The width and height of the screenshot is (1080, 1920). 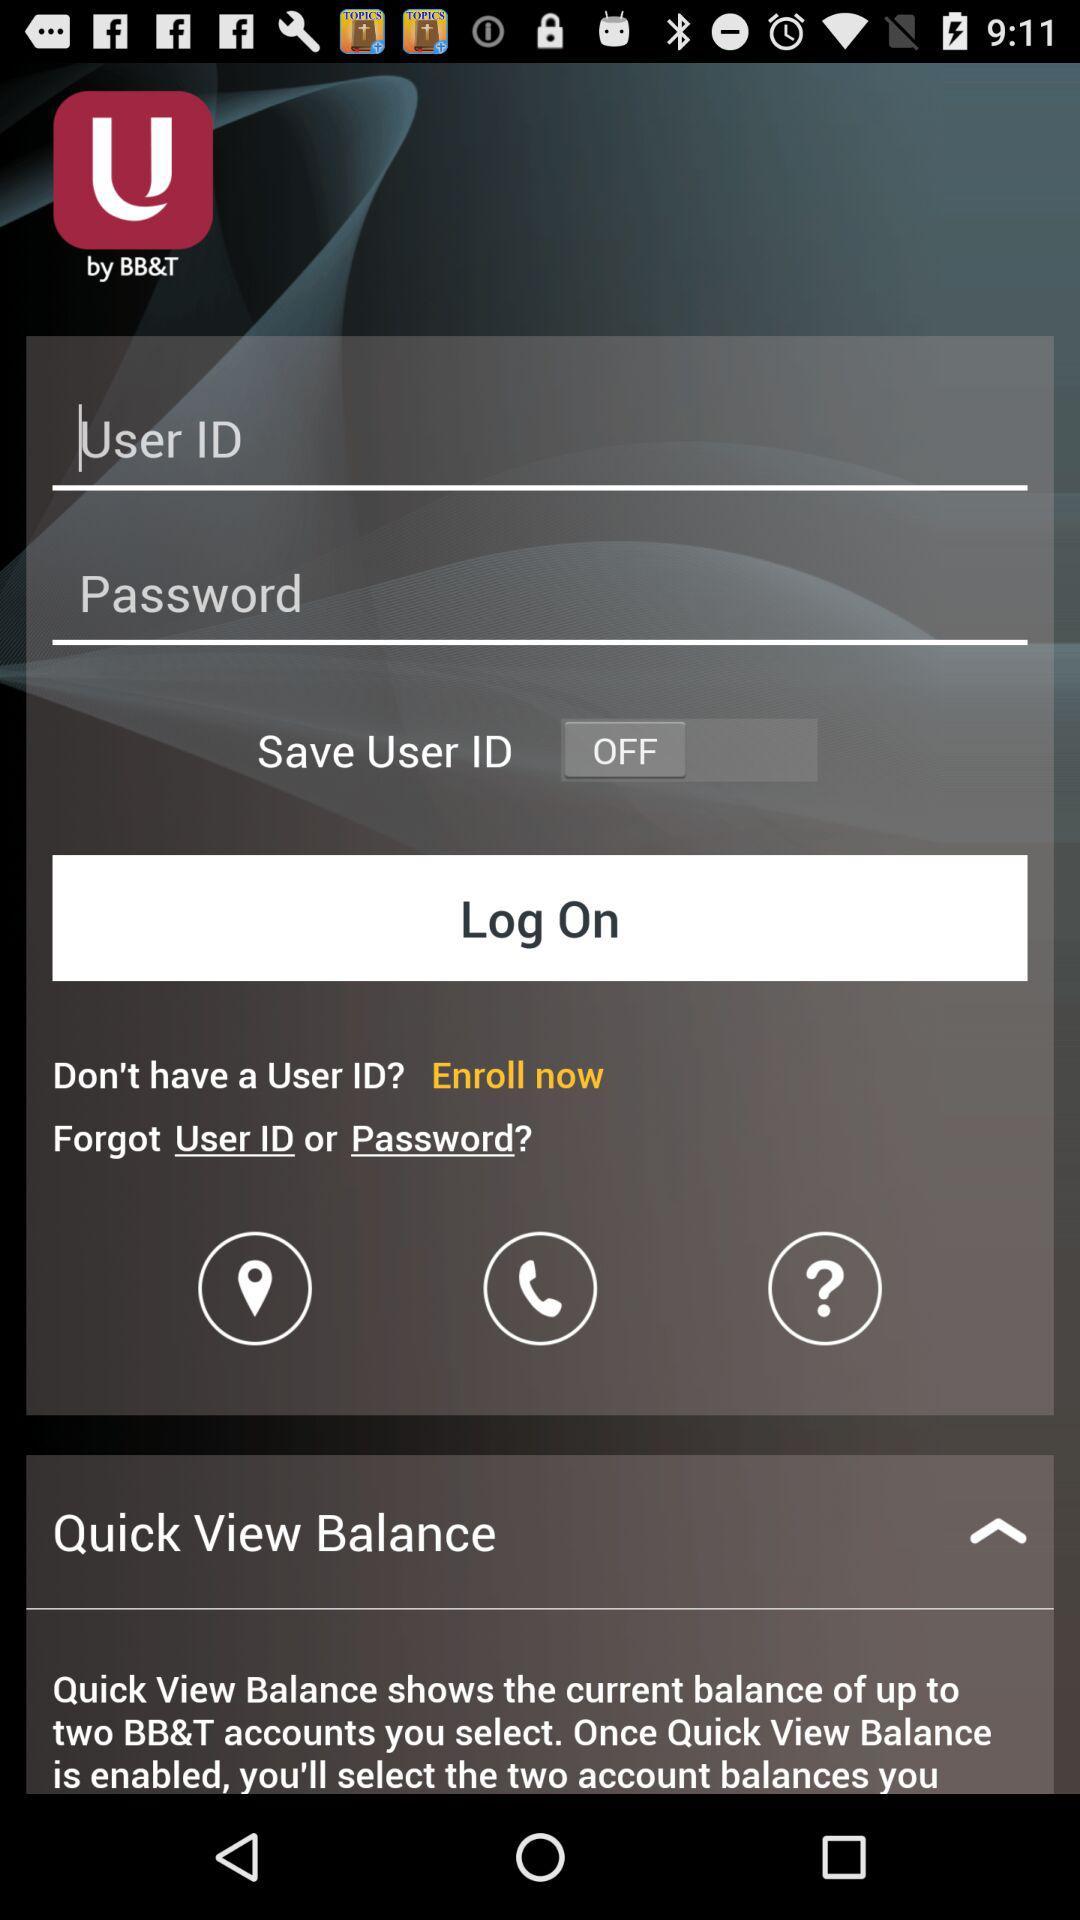 What do you see at coordinates (540, 598) in the screenshot?
I see `password` at bounding box center [540, 598].